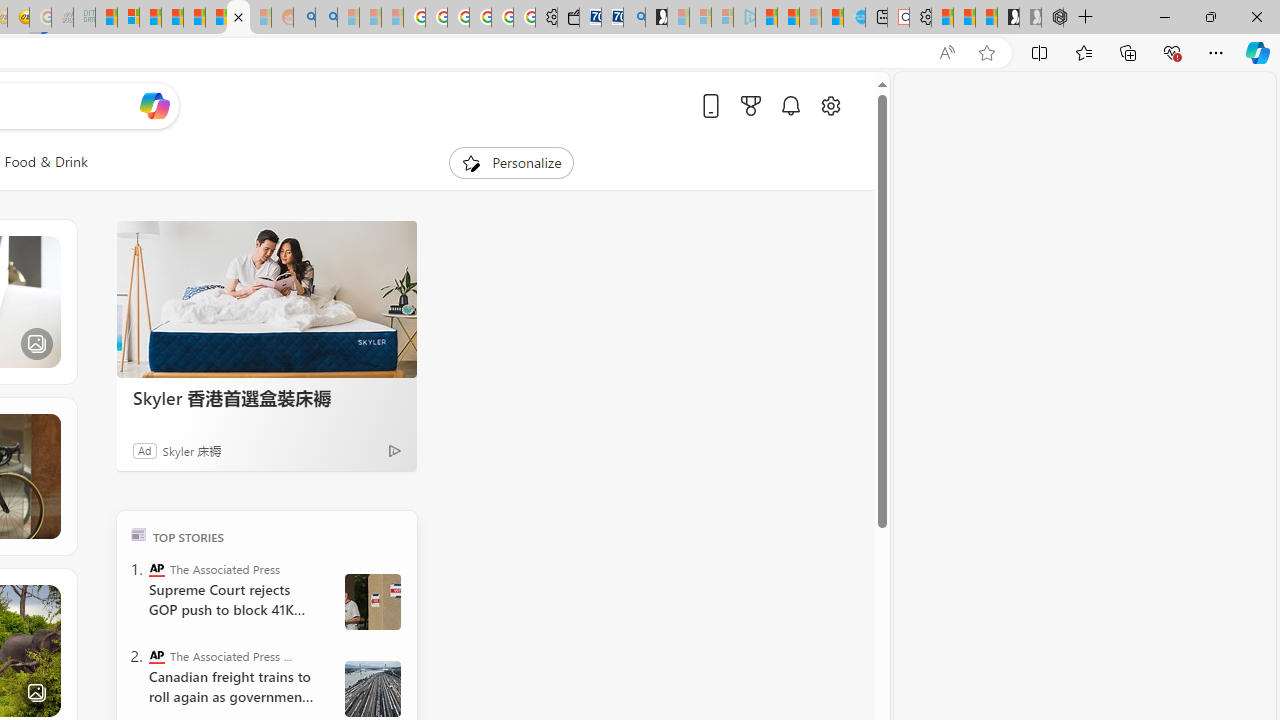 This screenshot has height=720, width=1280. I want to click on 'Student Loan Update: Forgiveness Program Ends This Month', so click(172, 17).